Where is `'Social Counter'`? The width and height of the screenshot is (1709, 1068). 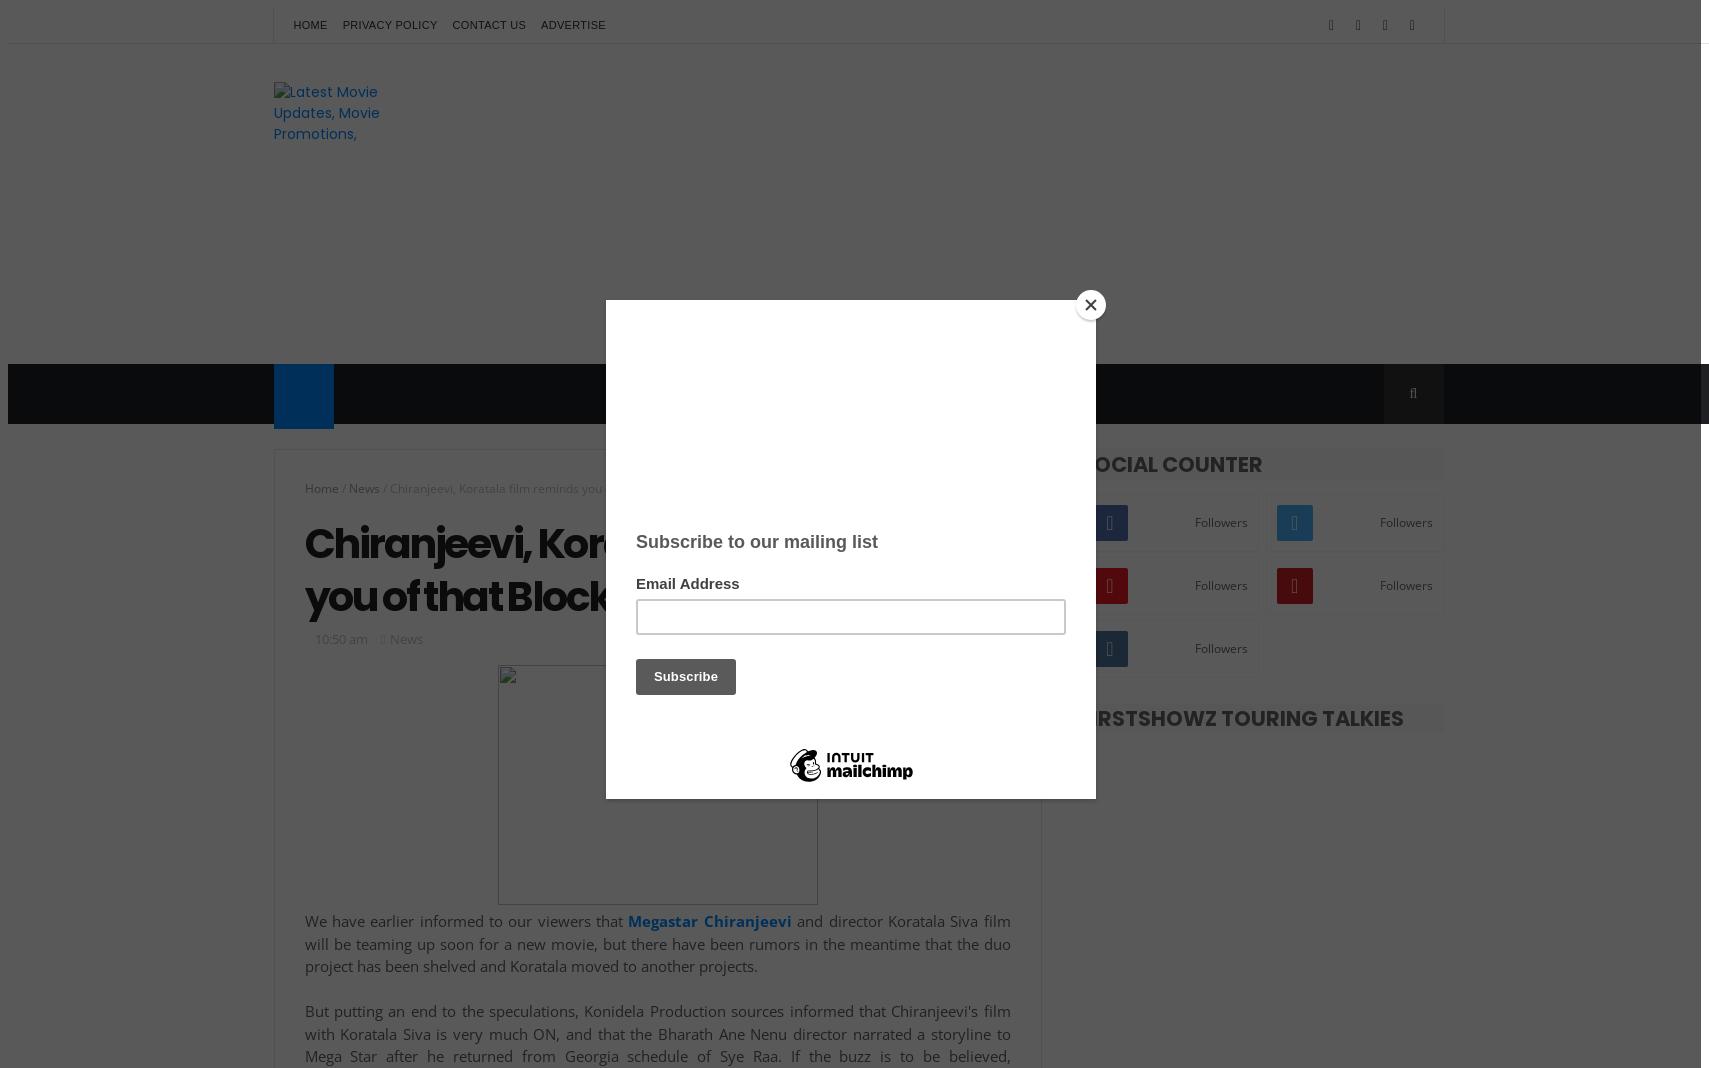 'Social Counter' is located at coordinates (1171, 464).